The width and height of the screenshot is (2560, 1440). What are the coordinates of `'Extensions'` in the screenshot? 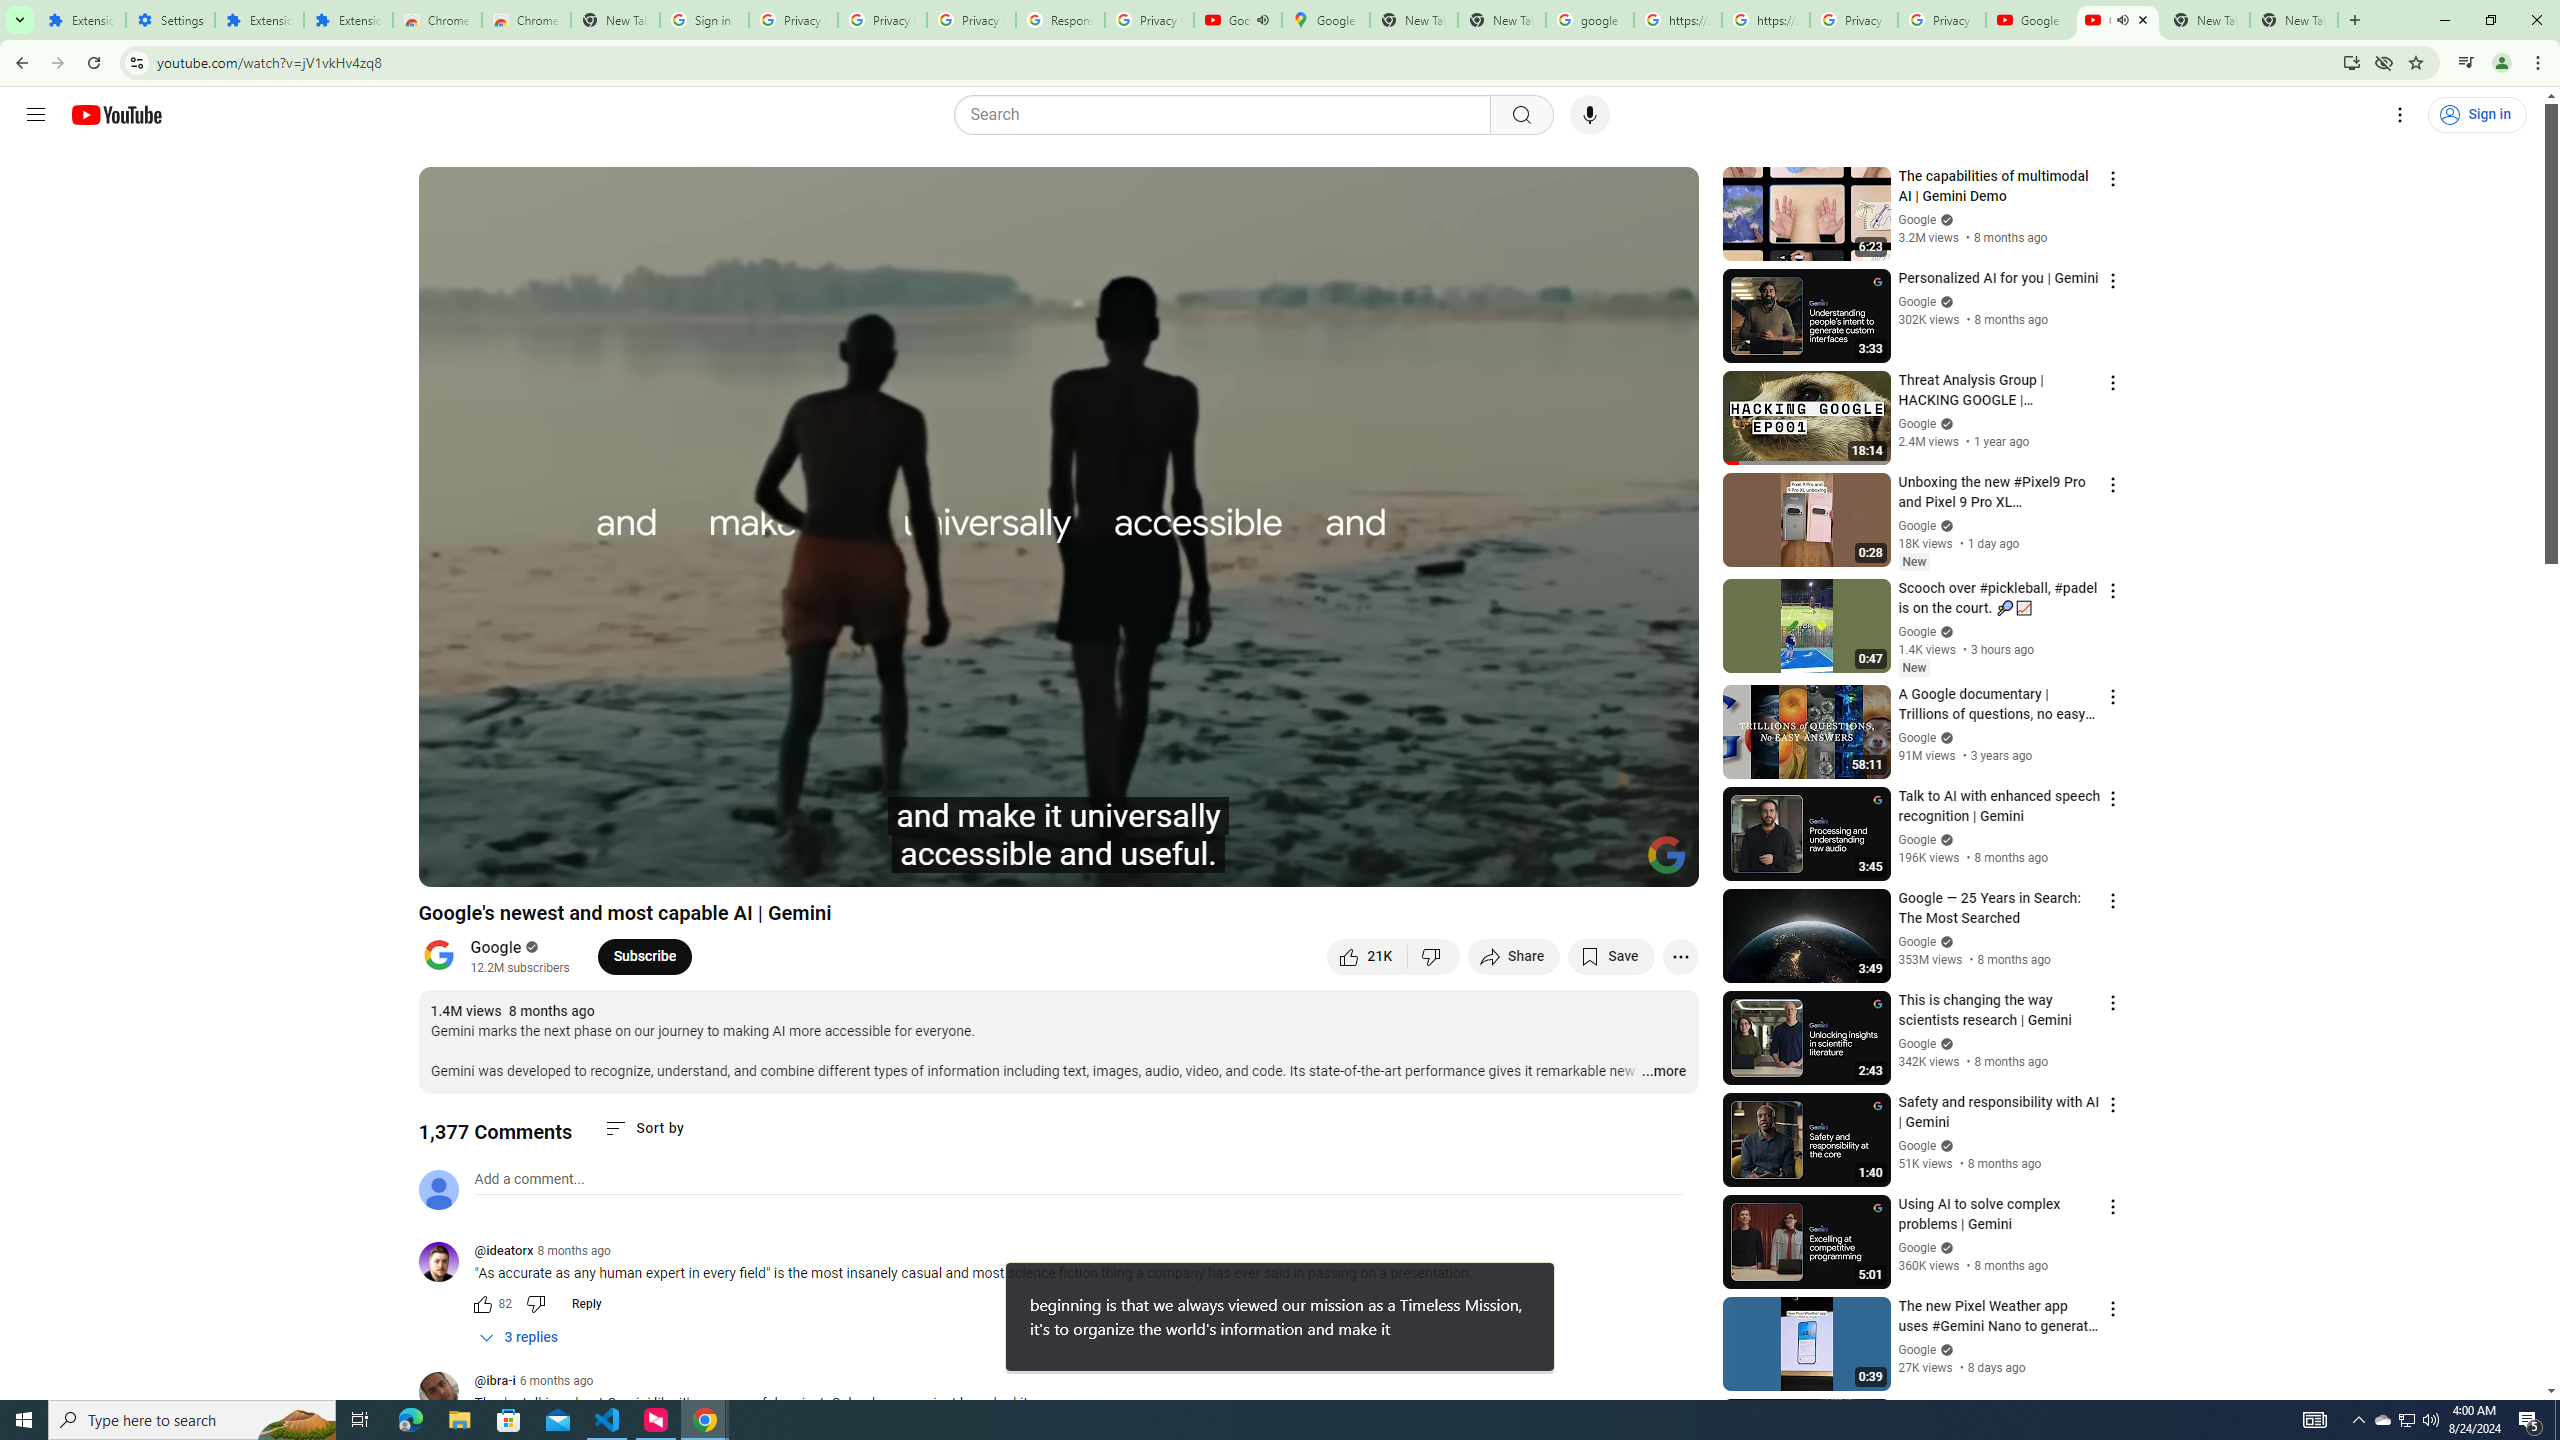 It's located at (347, 19).